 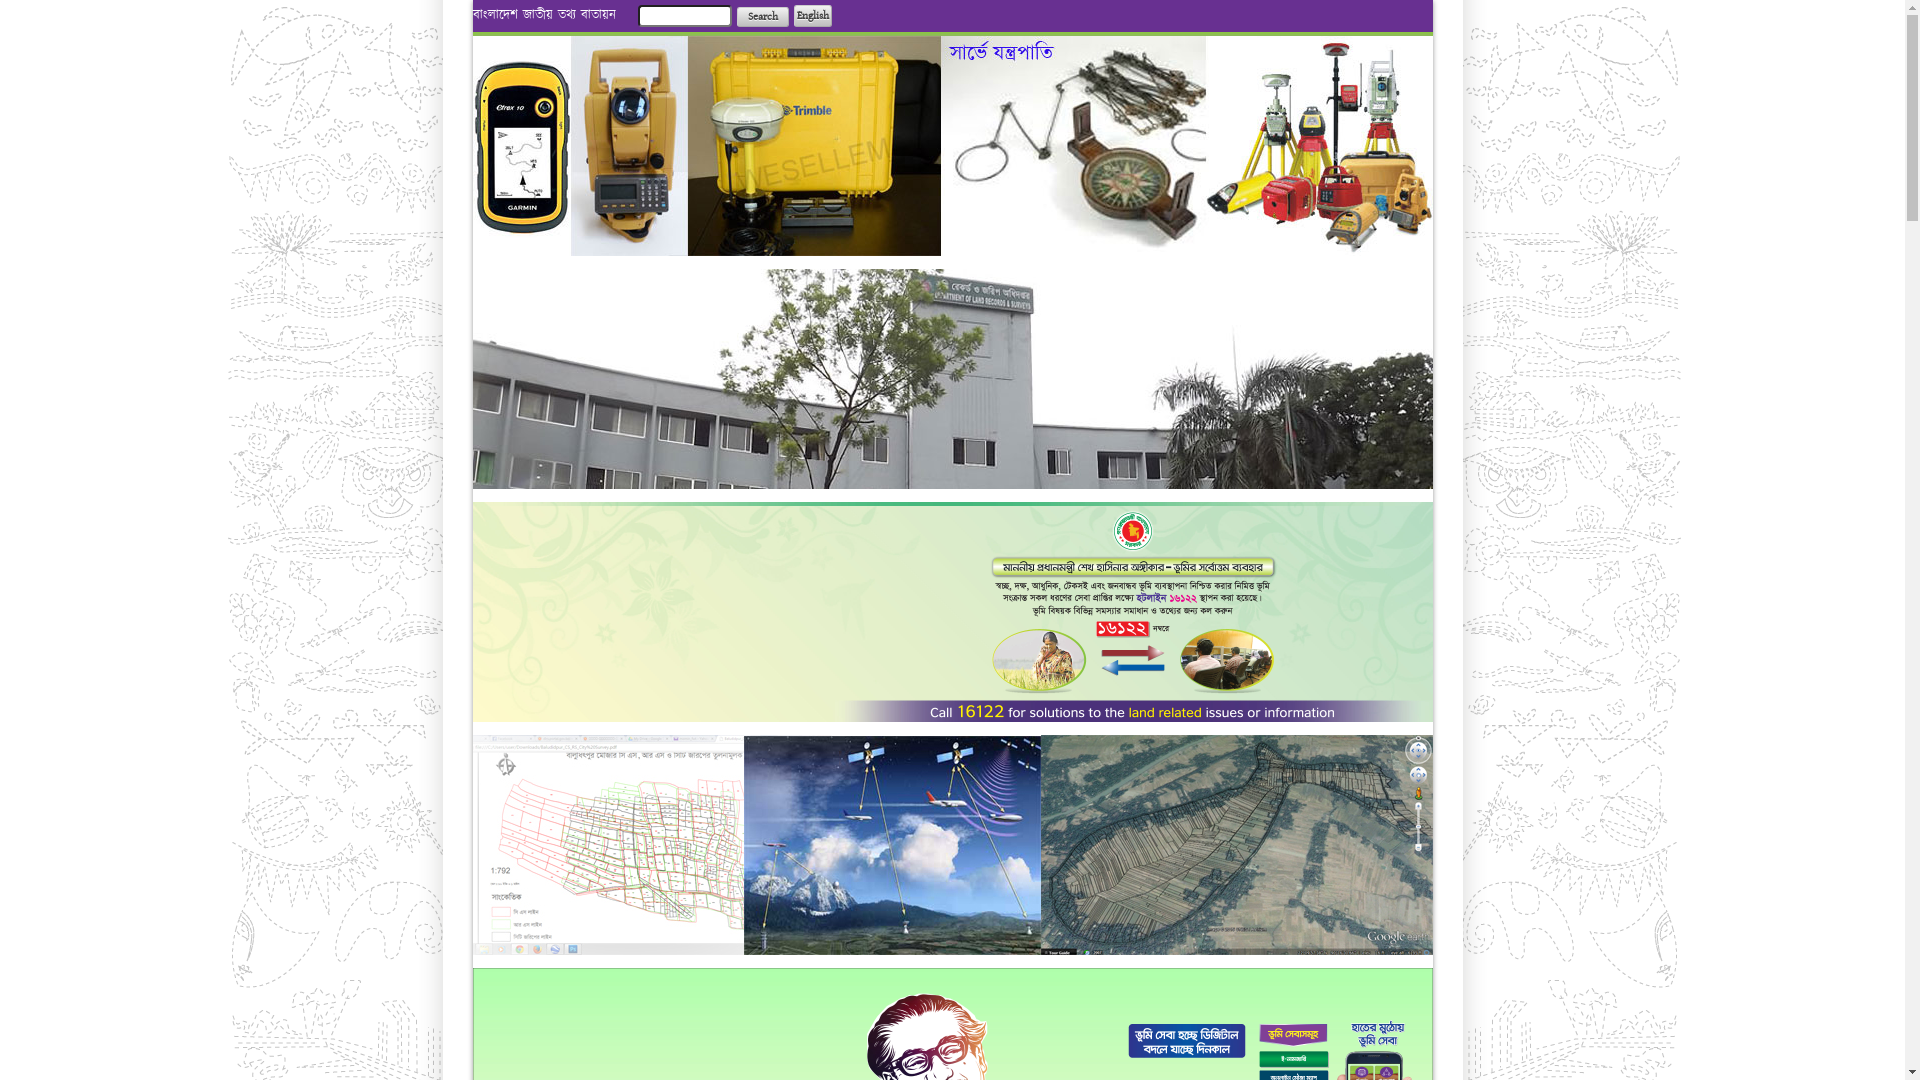 What do you see at coordinates (761, 16) in the screenshot?
I see `'Search'` at bounding box center [761, 16].